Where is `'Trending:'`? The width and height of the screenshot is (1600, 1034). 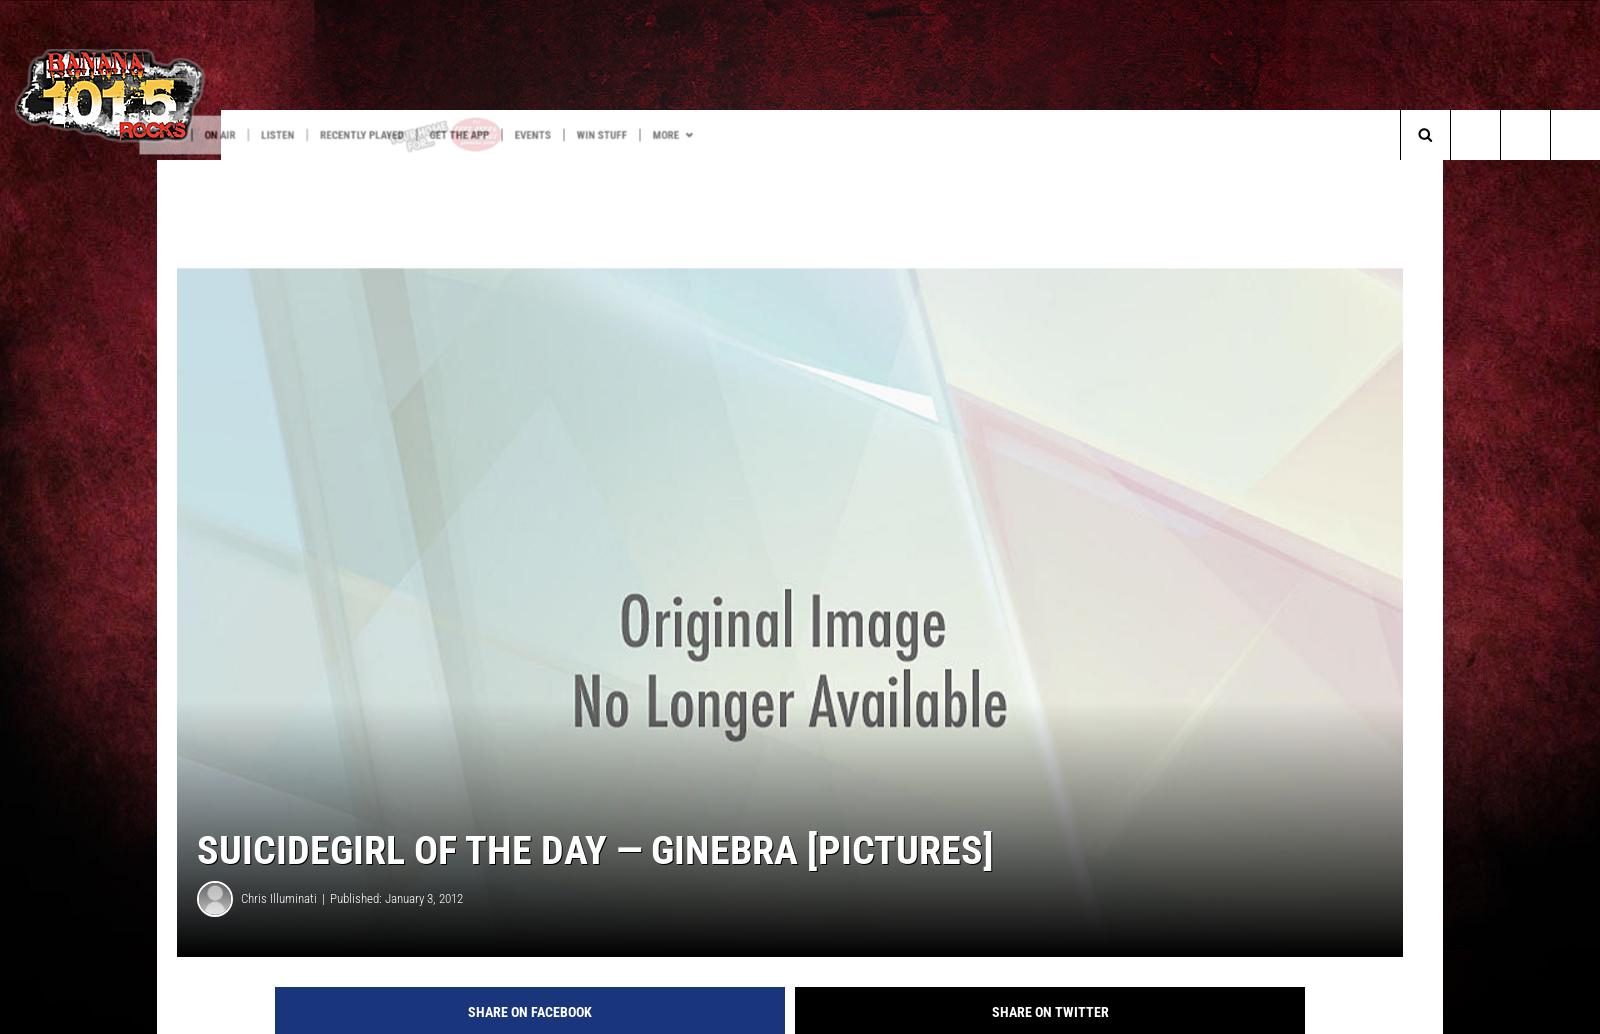 'Trending:' is located at coordinates (61, 175).